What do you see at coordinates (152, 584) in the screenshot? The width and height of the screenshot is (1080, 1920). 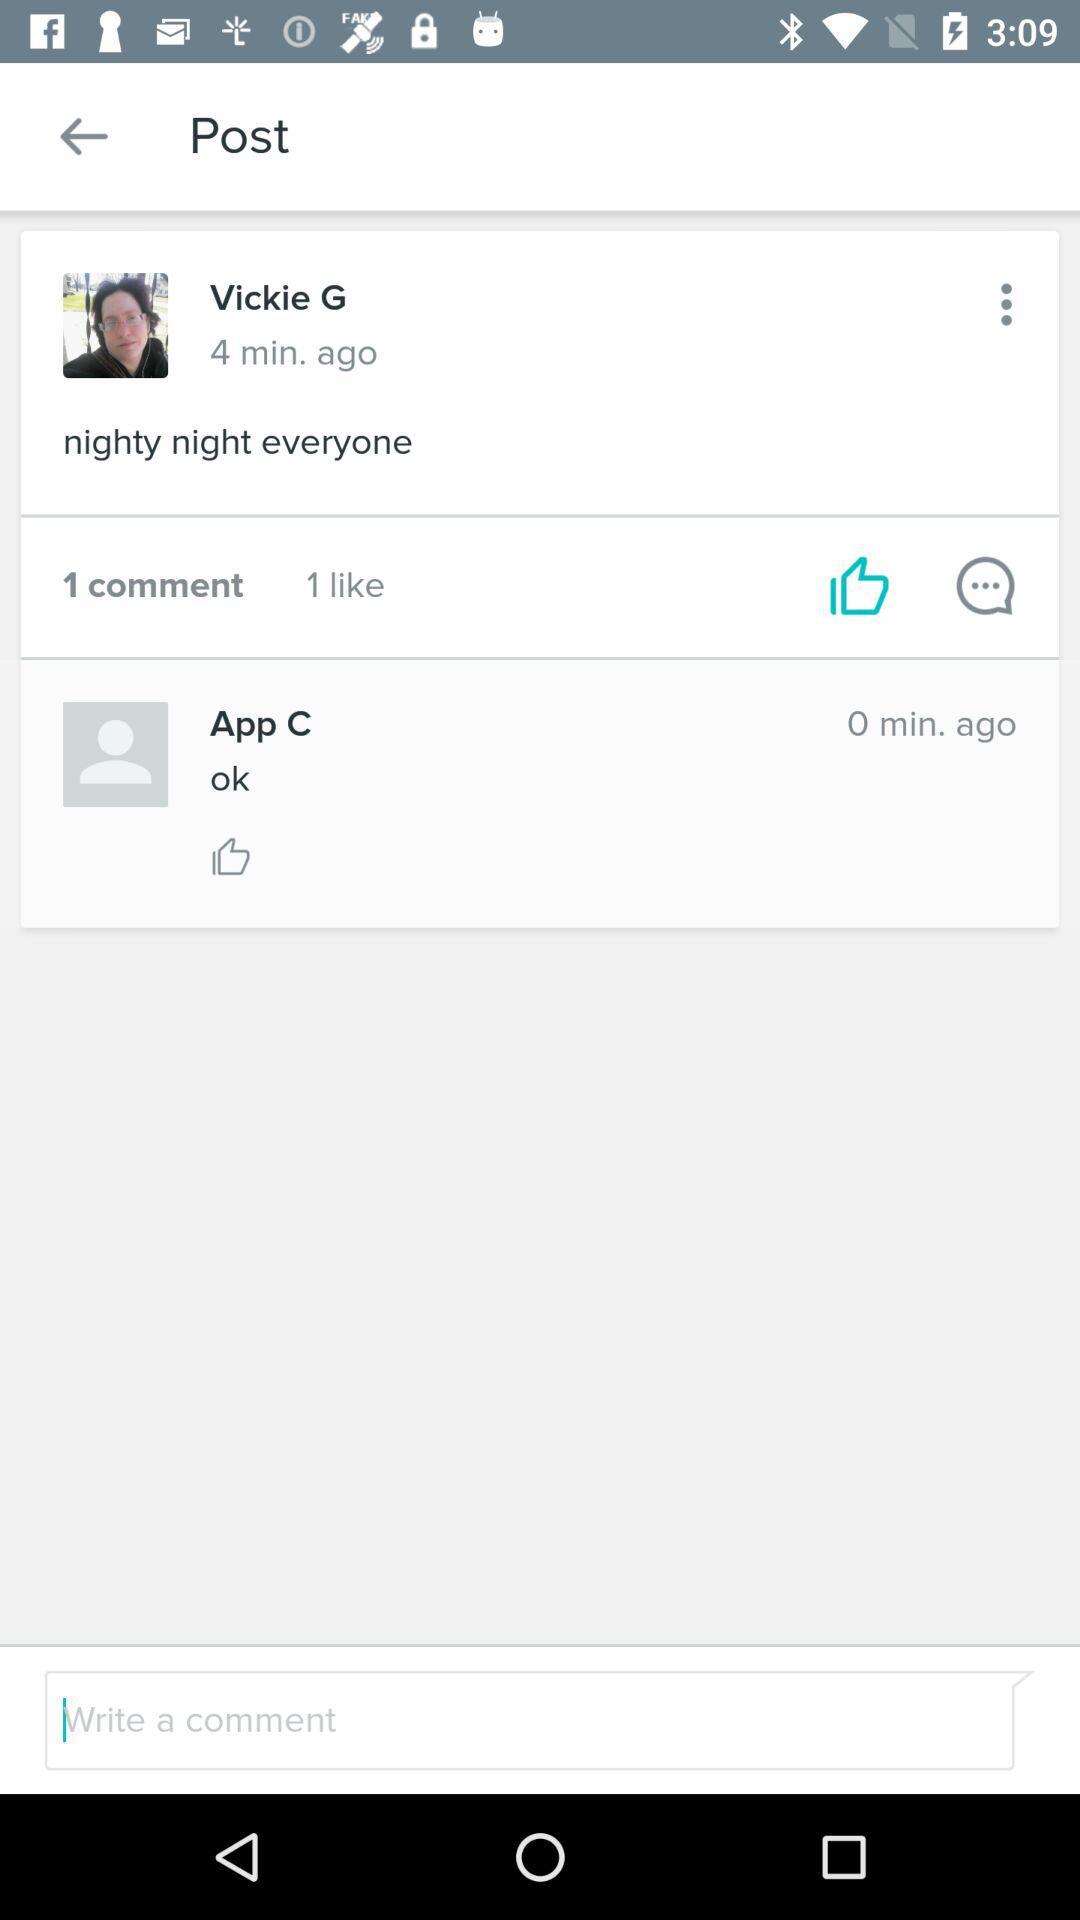 I see `the icon to the left of 1 like` at bounding box center [152, 584].